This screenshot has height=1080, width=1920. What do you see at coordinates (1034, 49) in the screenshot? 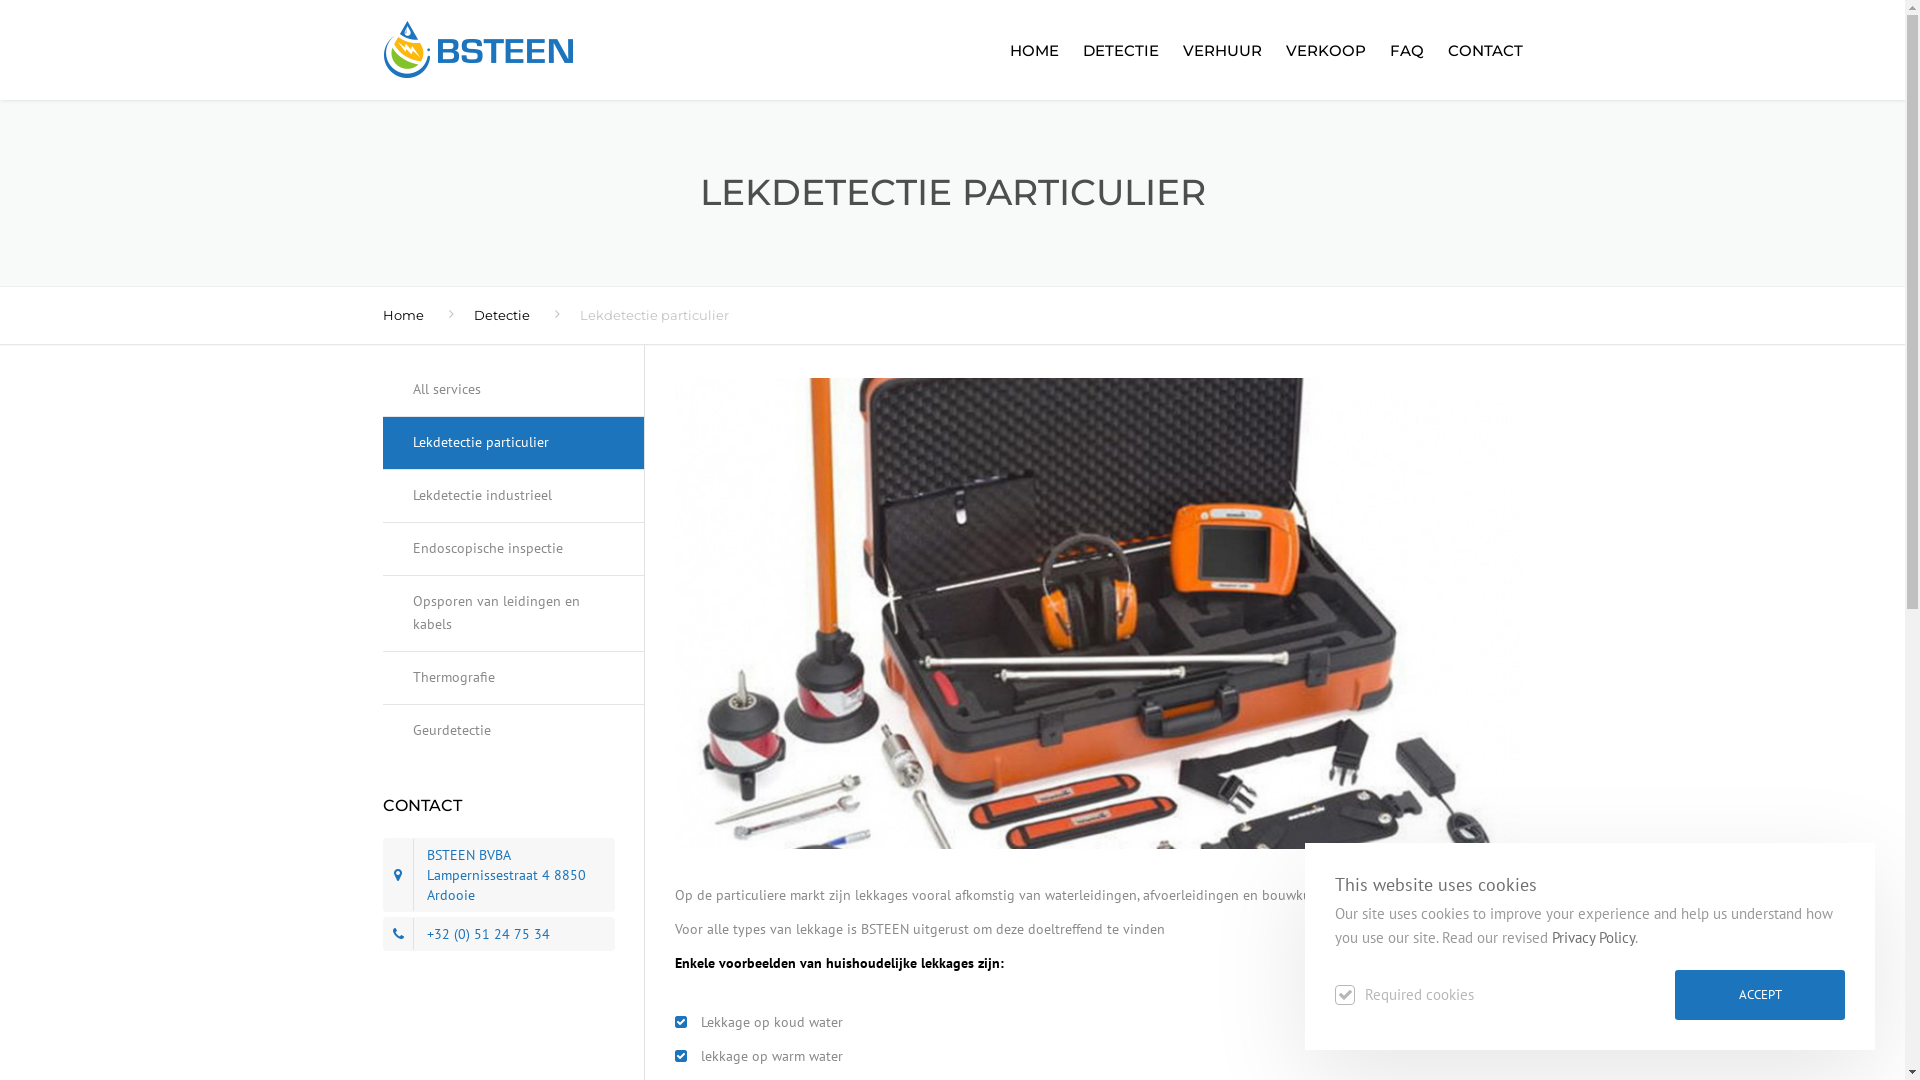
I see `'HOME'` at bounding box center [1034, 49].